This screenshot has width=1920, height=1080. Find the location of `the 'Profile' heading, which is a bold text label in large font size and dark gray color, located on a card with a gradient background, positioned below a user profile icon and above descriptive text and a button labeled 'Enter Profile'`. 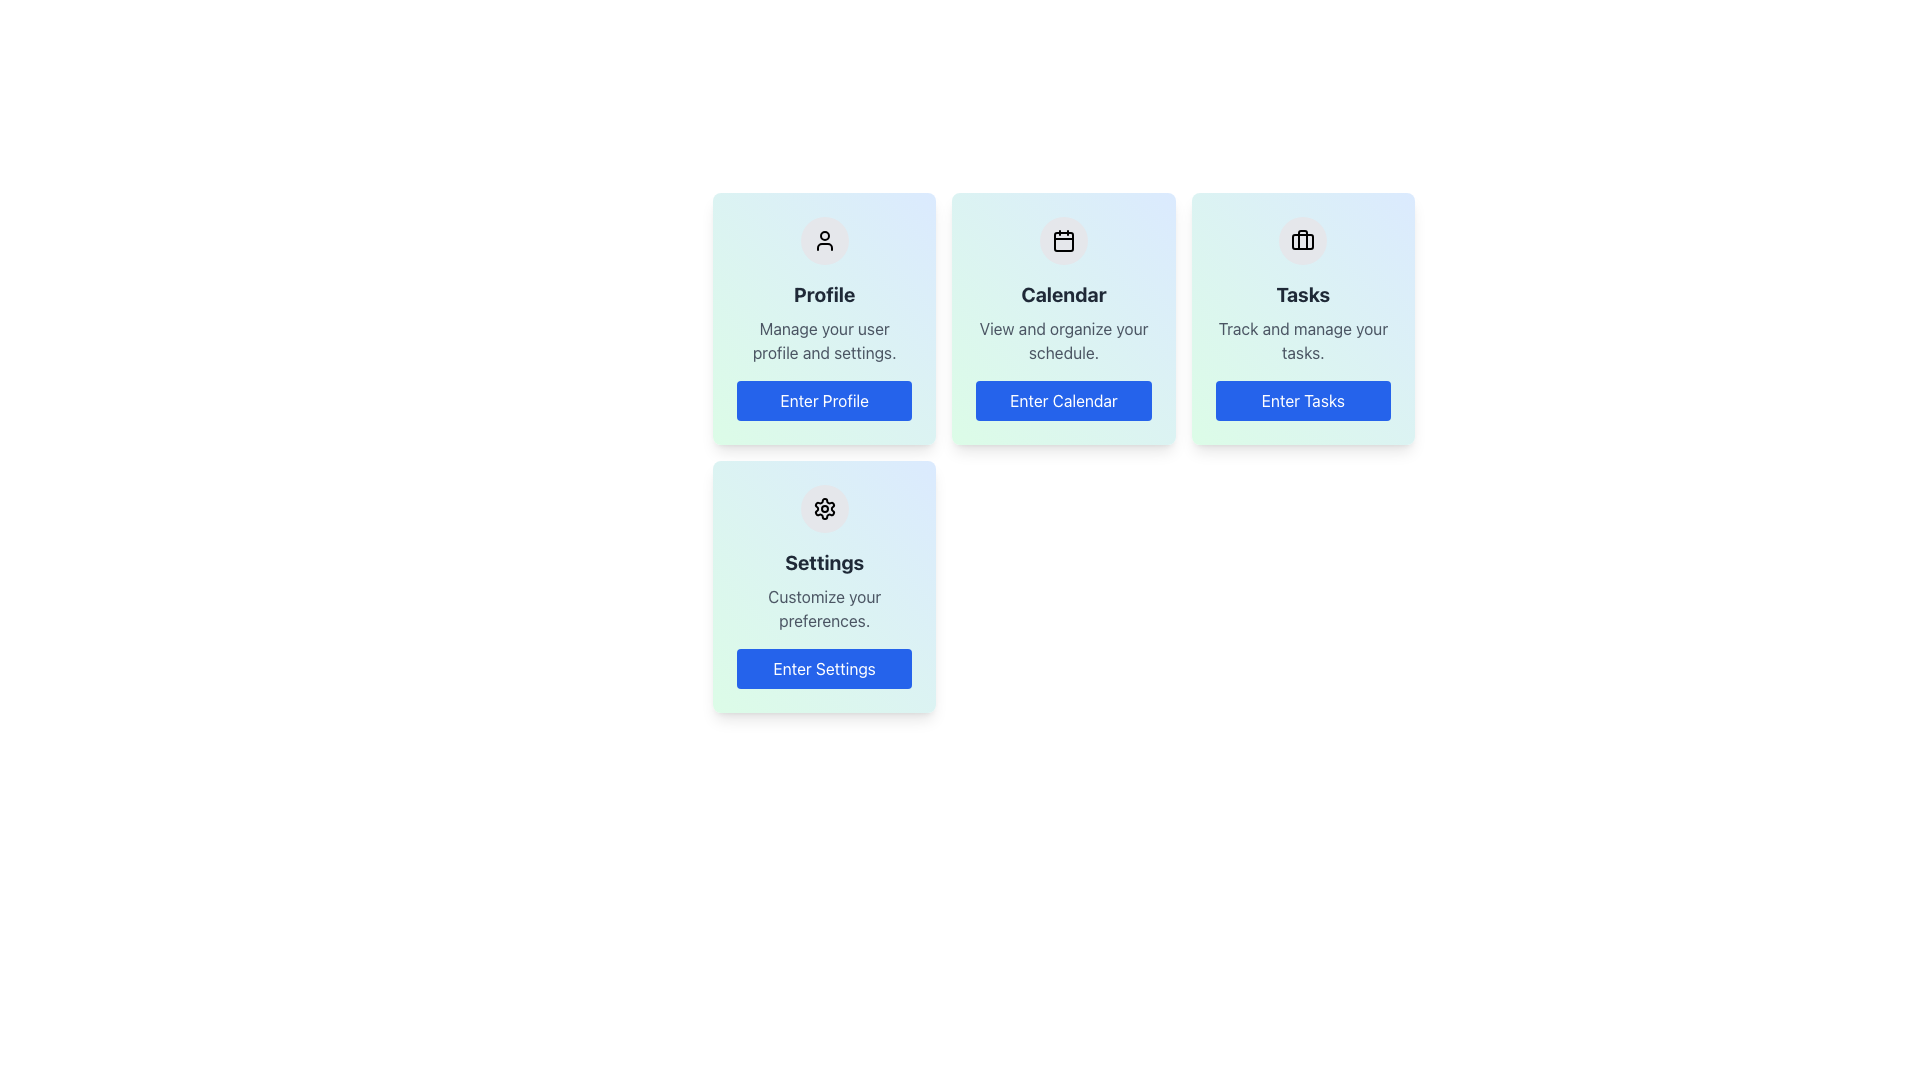

the 'Profile' heading, which is a bold text label in large font size and dark gray color, located on a card with a gradient background, positioned below a user profile icon and above descriptive text and a button labeled 'Enter Profile' is located at coordinates (824, 294).